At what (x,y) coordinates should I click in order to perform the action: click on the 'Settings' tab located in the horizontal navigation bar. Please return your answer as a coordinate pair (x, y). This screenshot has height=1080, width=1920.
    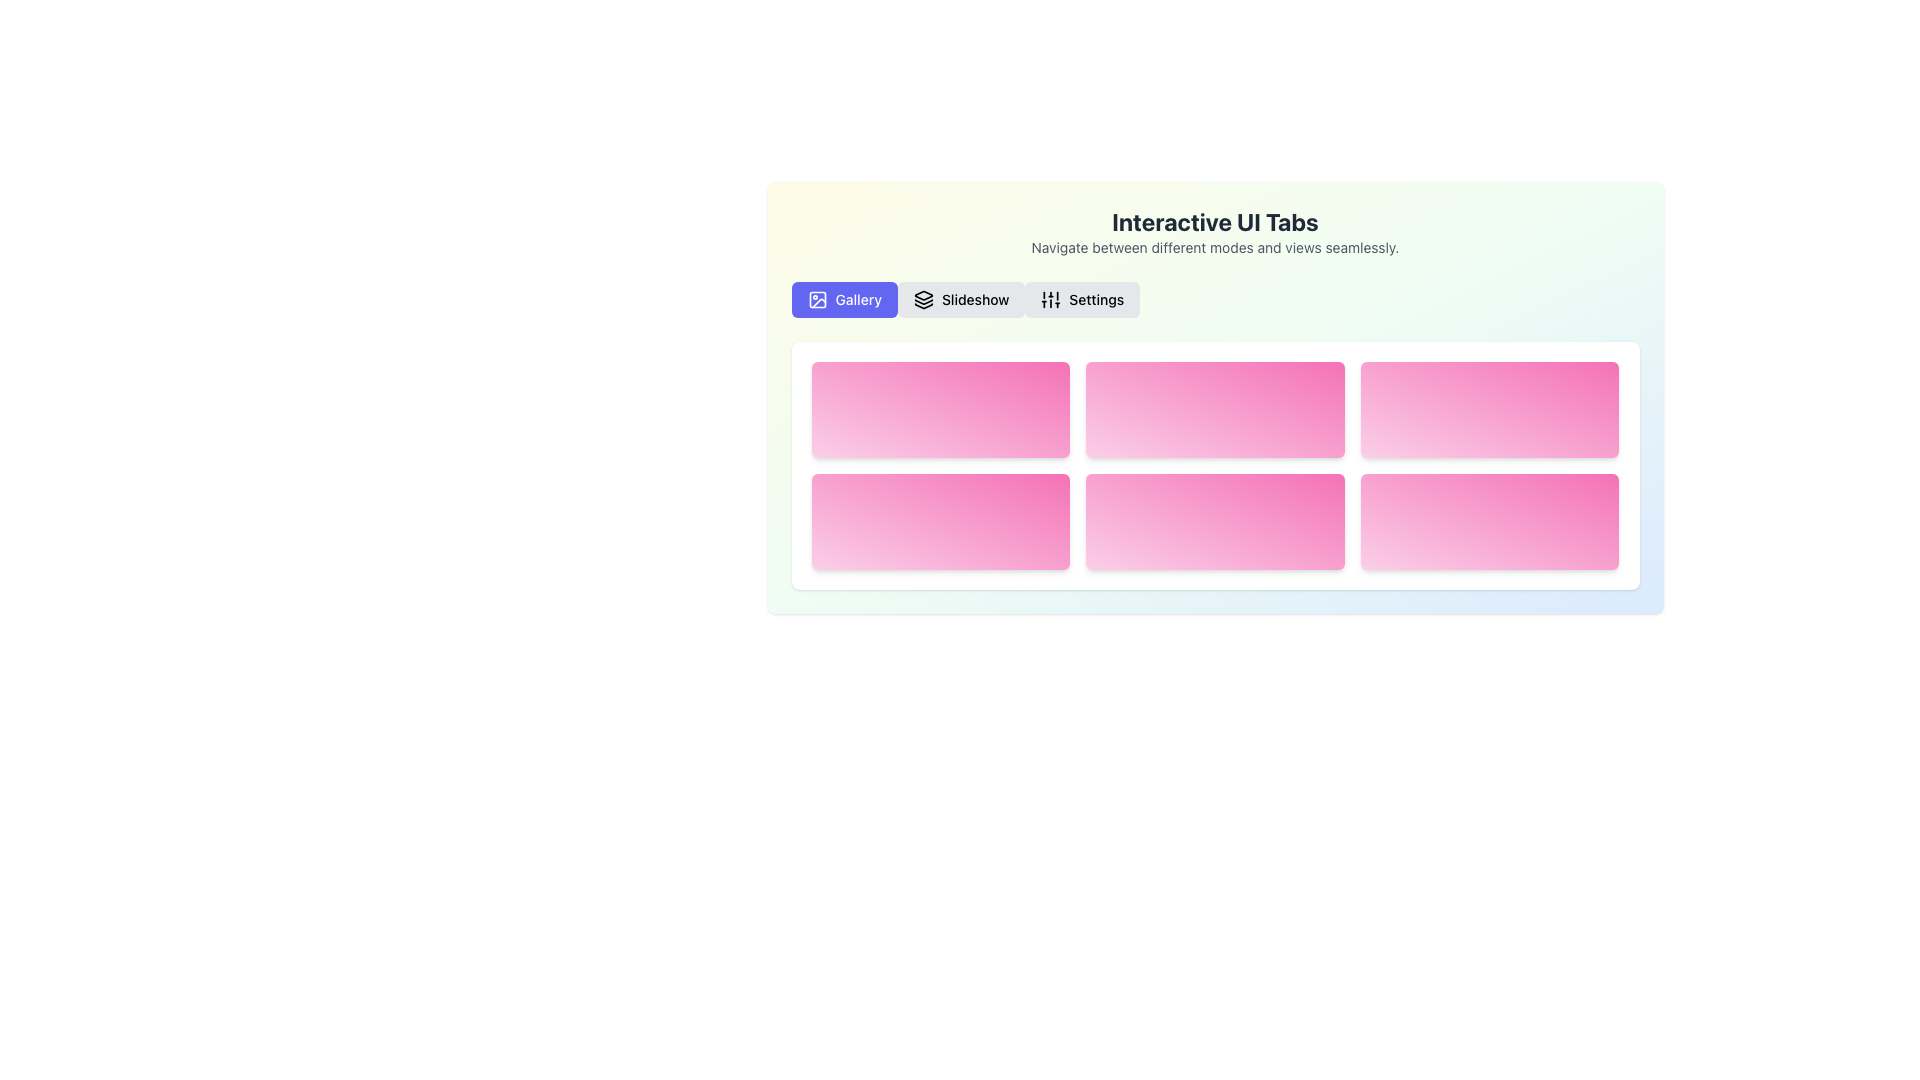
    Looking at the image, I should click on (1081, 300).